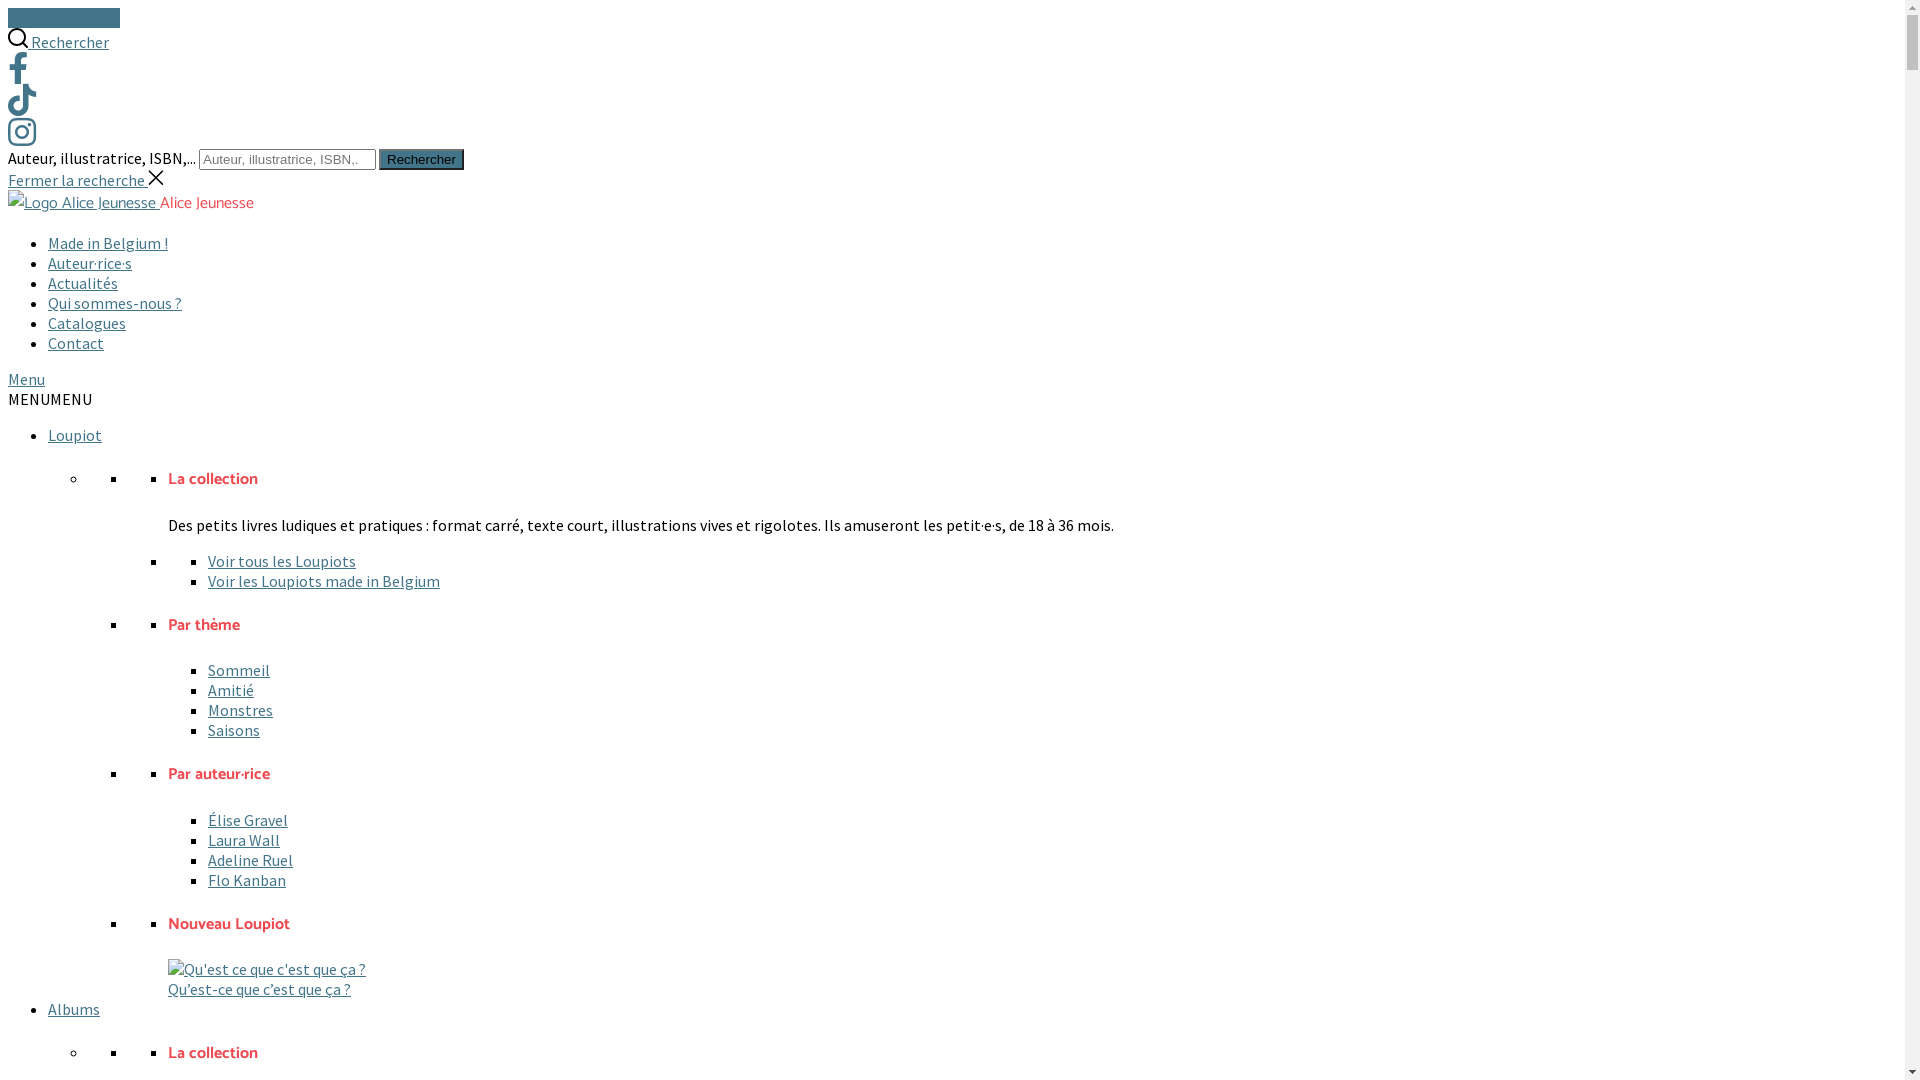 The image size is (1920, 1080). Describe the element at coordinates (63, 18) in the screenshot. I see `'Aller au contenu'` at that location.